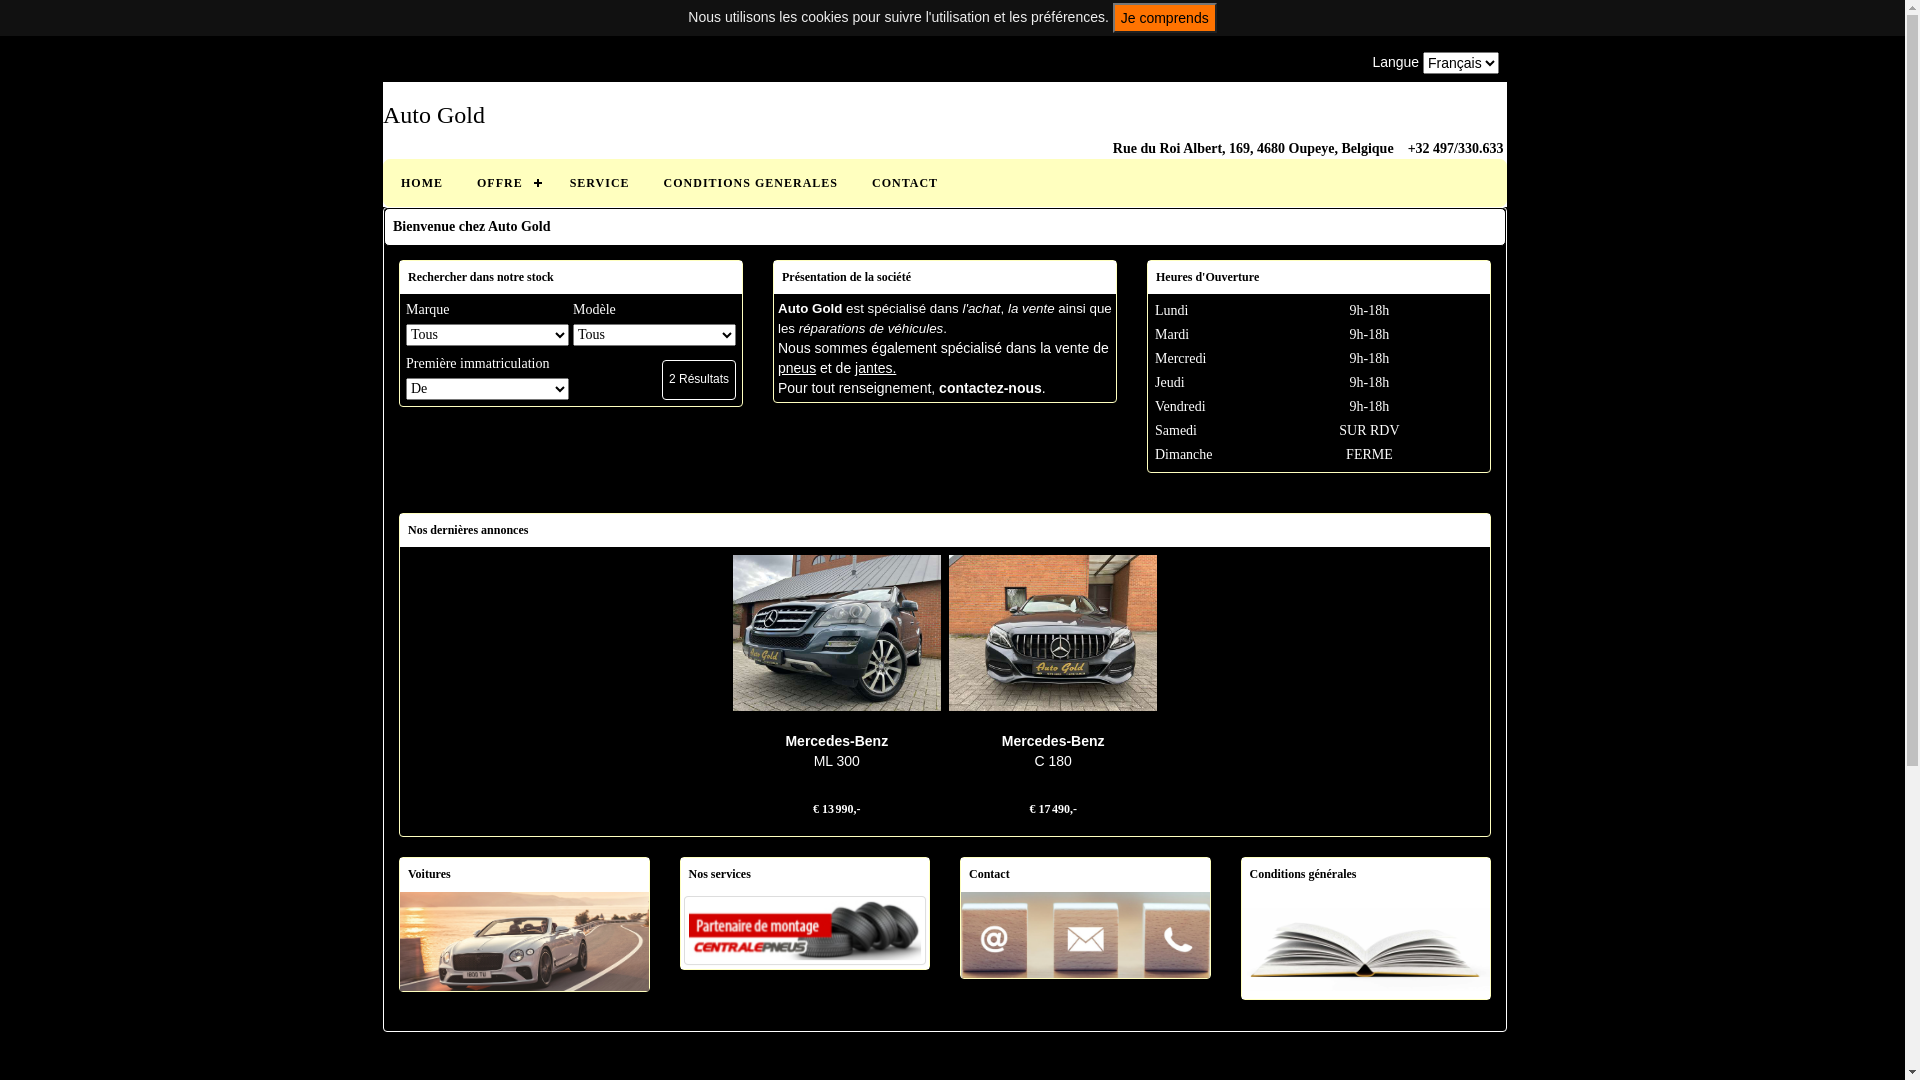 The image size is (1920, 1080). Describe the element at coordinates (552, 182) in the screenshot. I see `'SERVICE'` at that location.